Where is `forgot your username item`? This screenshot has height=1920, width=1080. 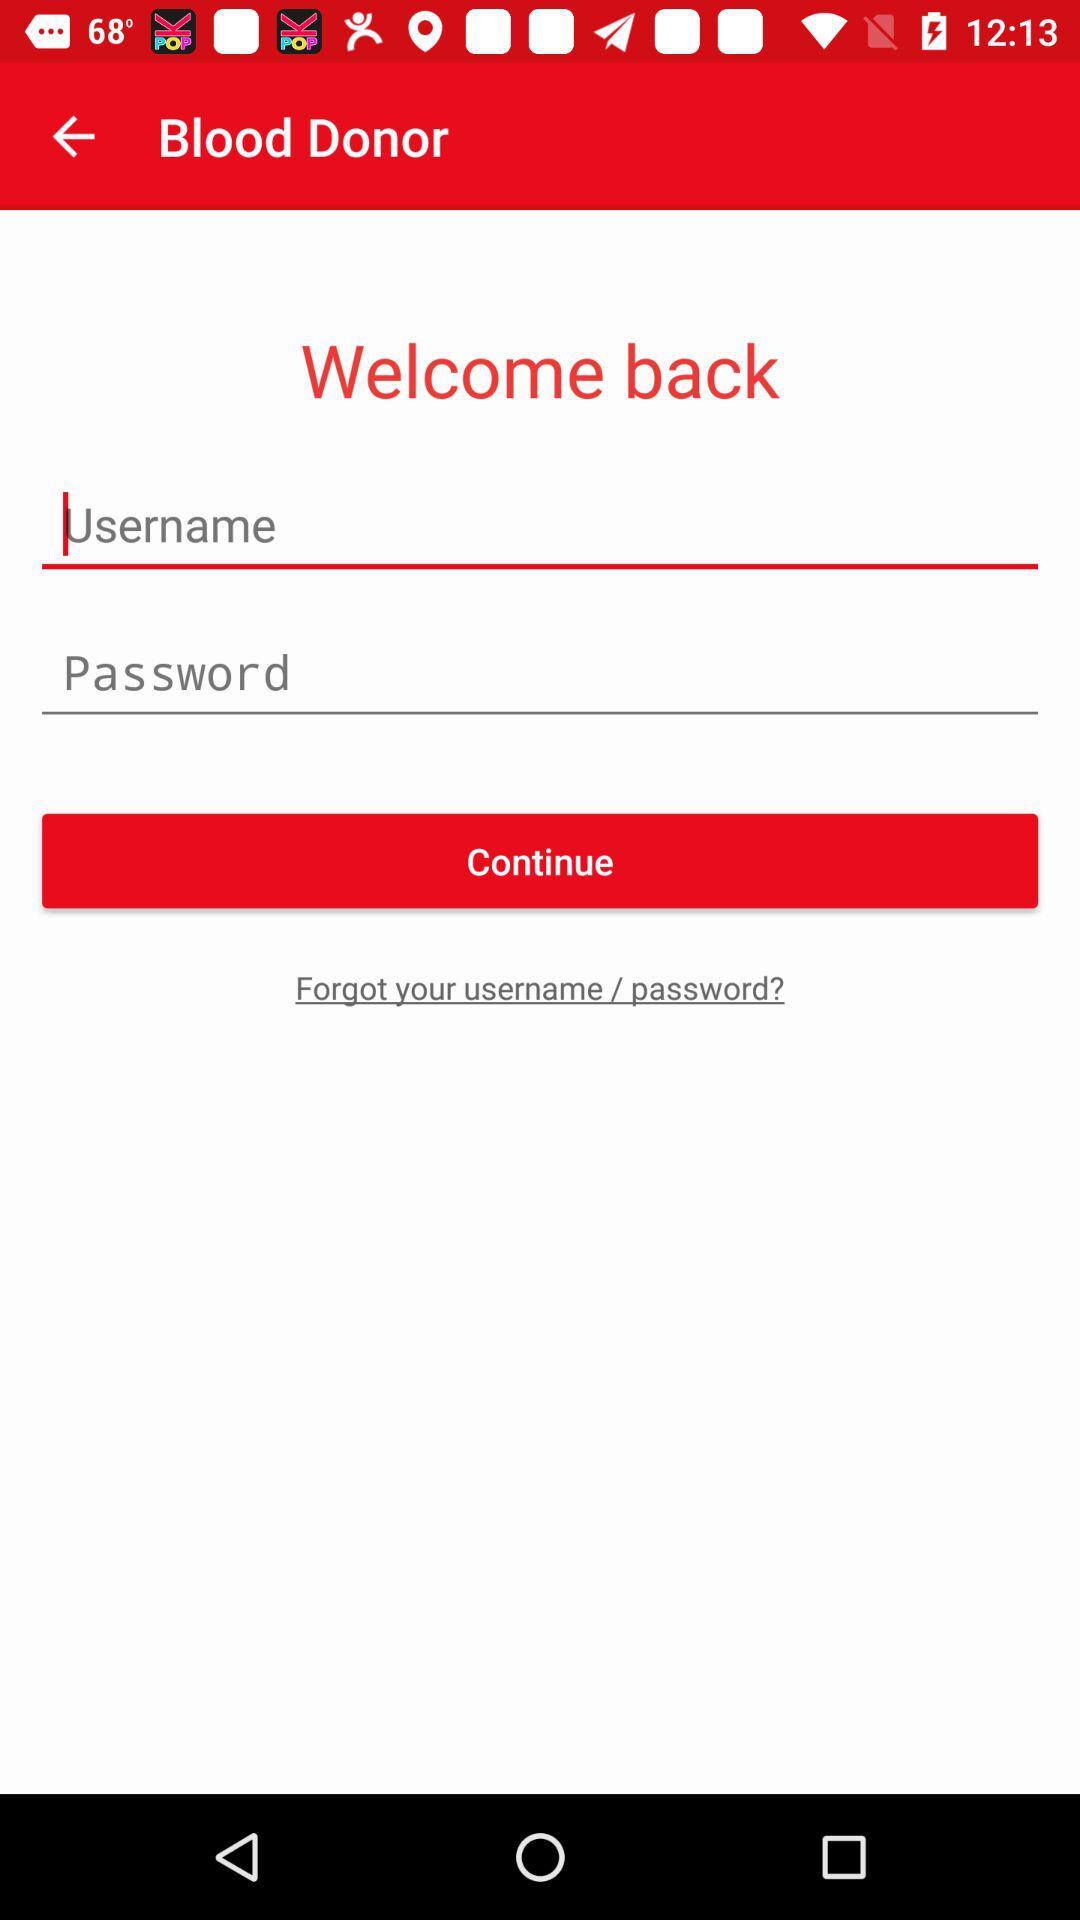 forgot your username item is located at coordinates (540, 987).